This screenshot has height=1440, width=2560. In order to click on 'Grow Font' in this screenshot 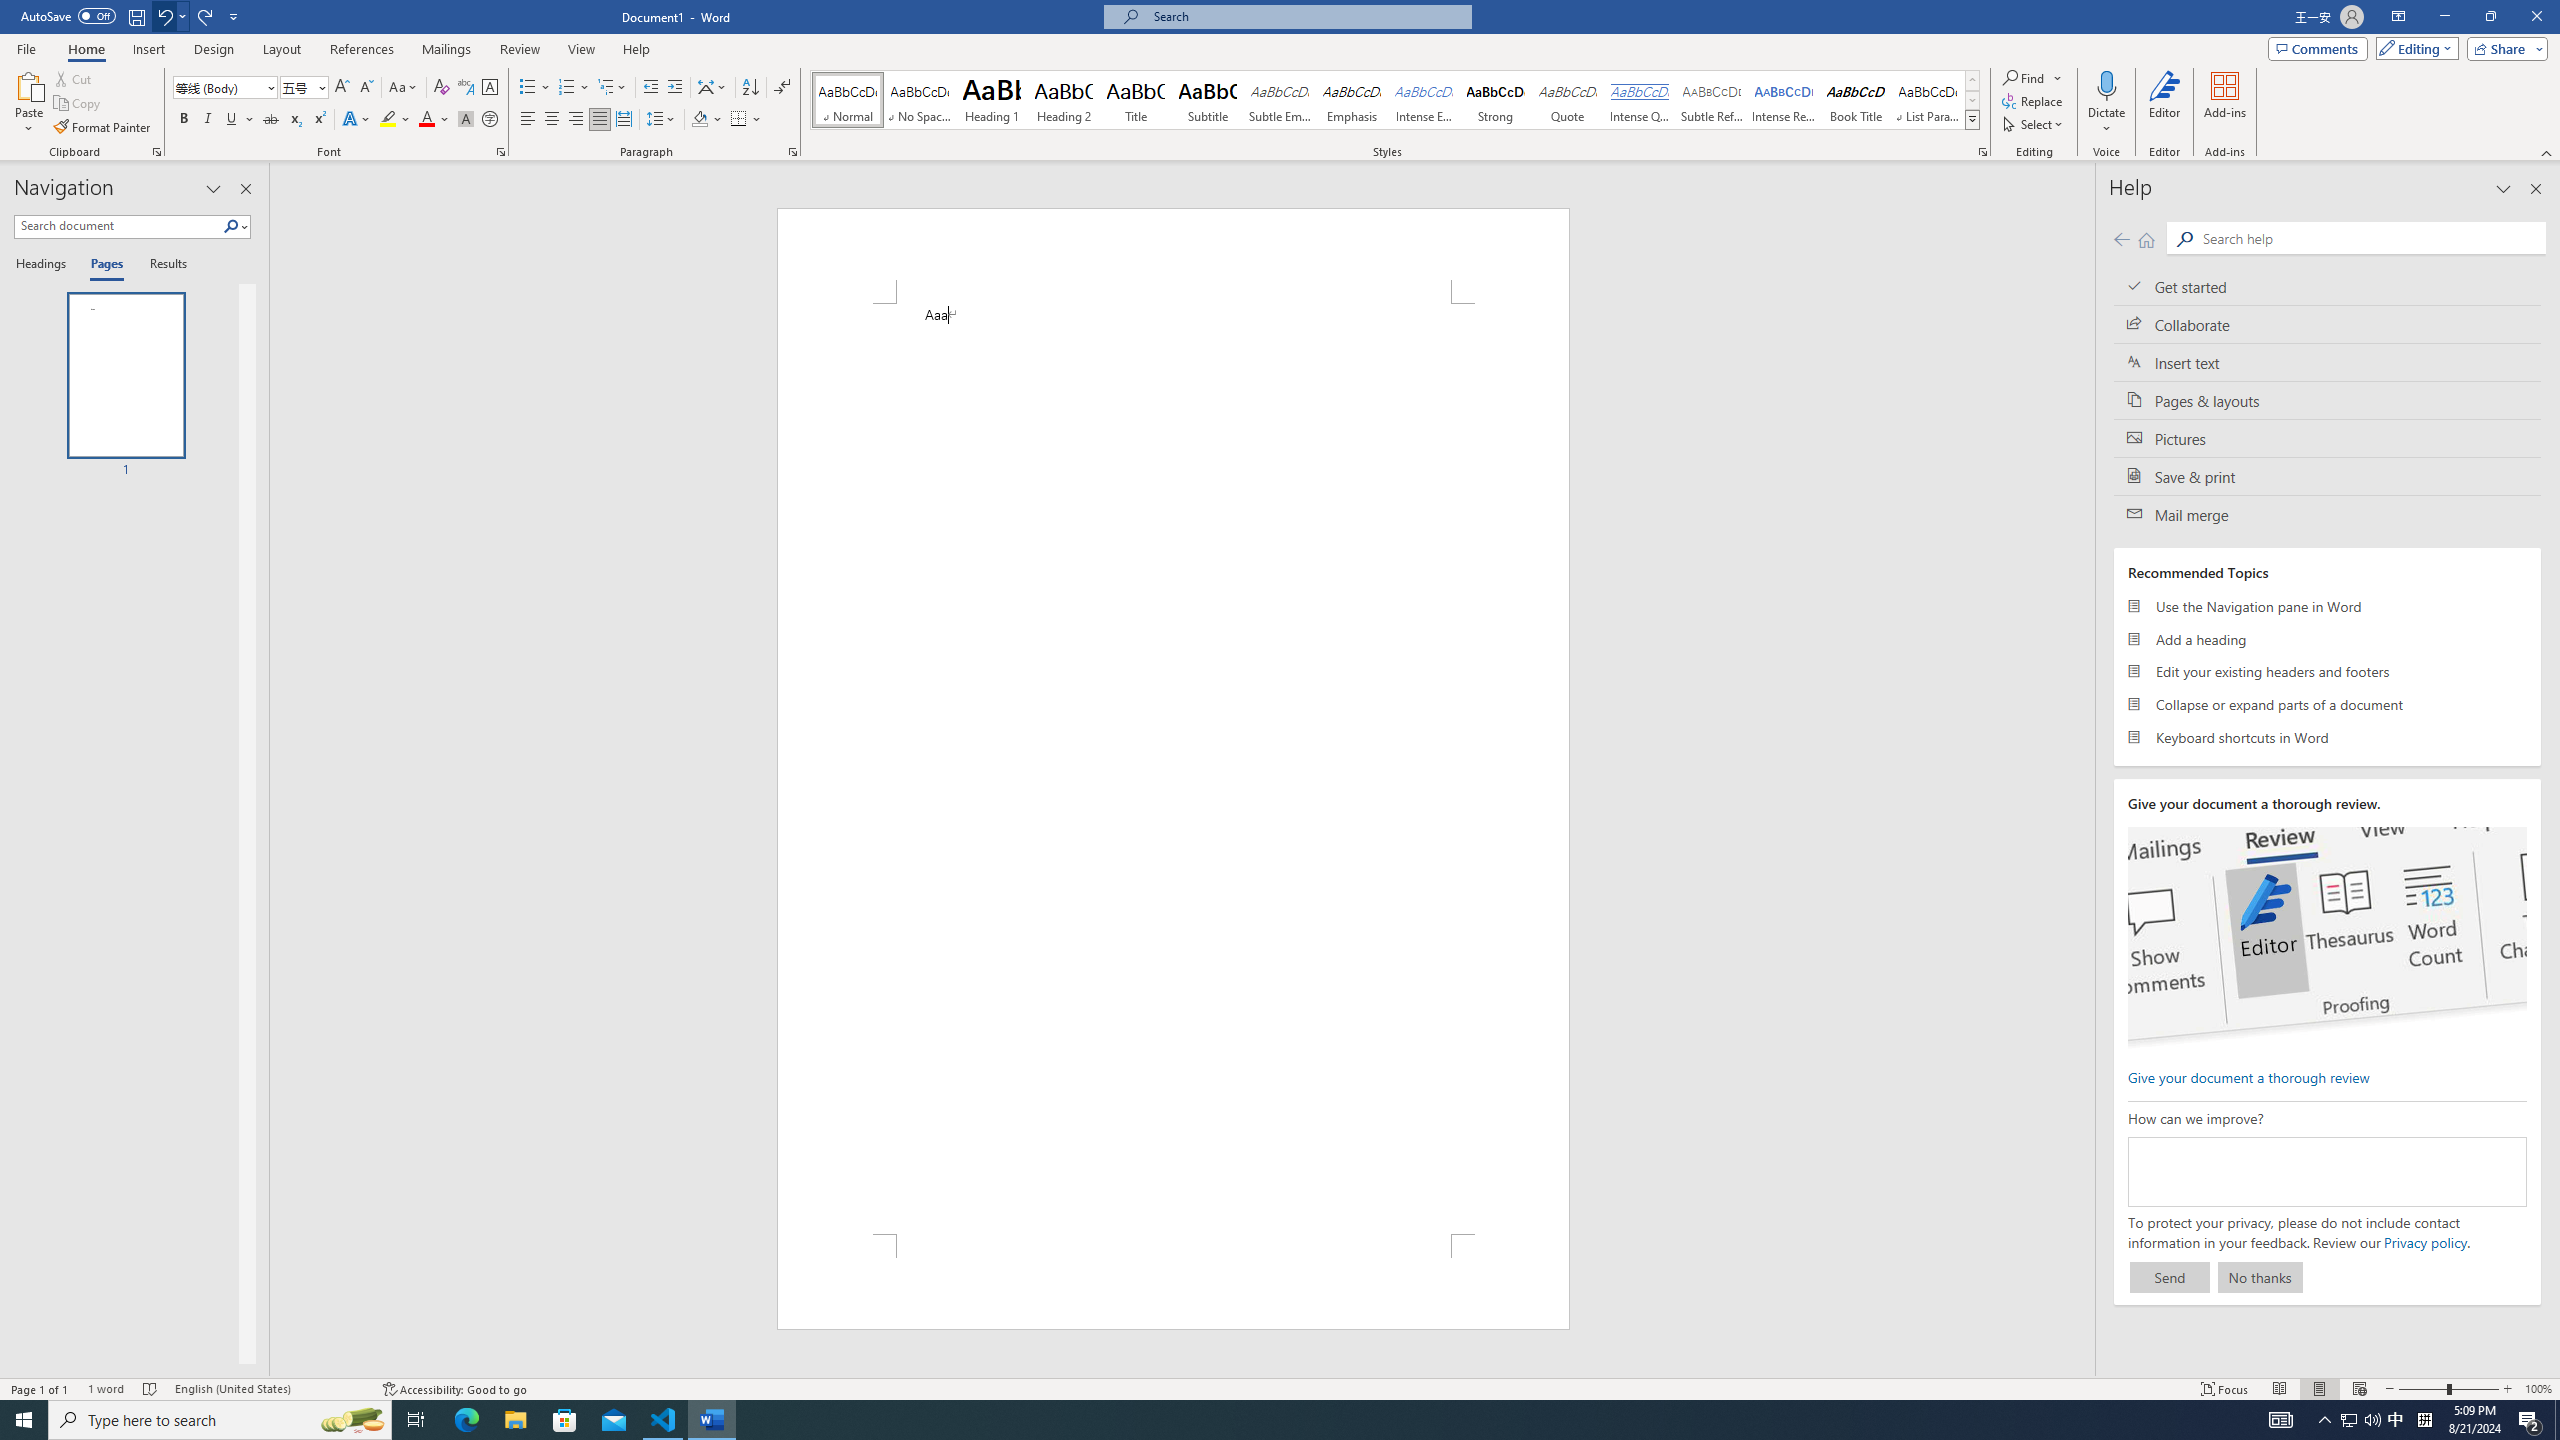, I will do `click(341, 87)`.